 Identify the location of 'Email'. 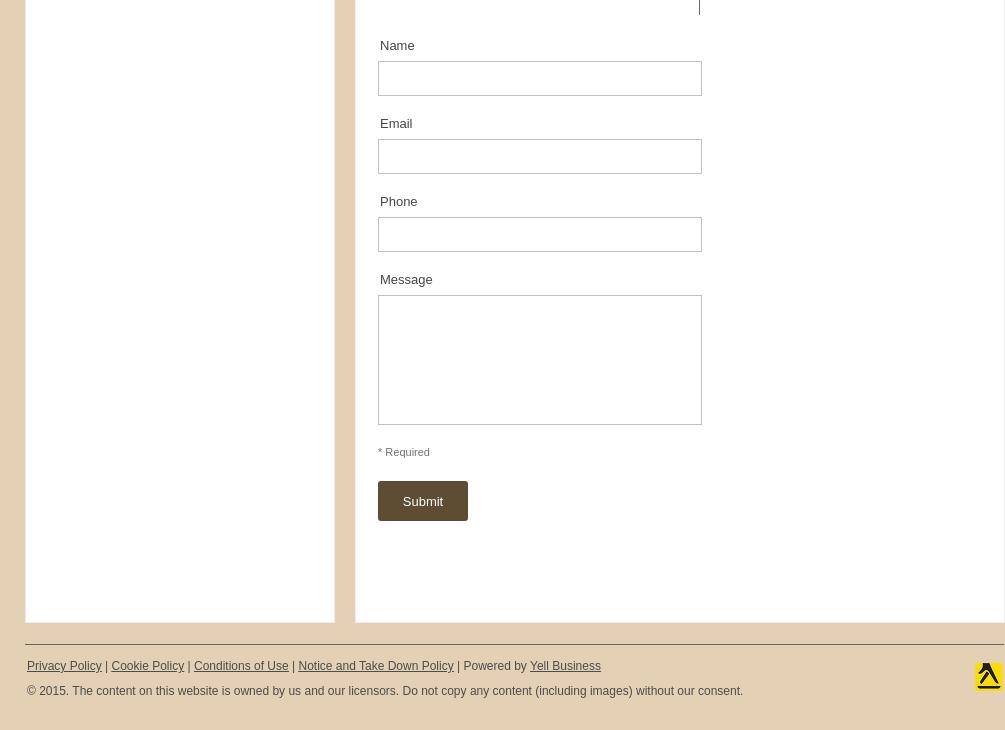
(395, 122).